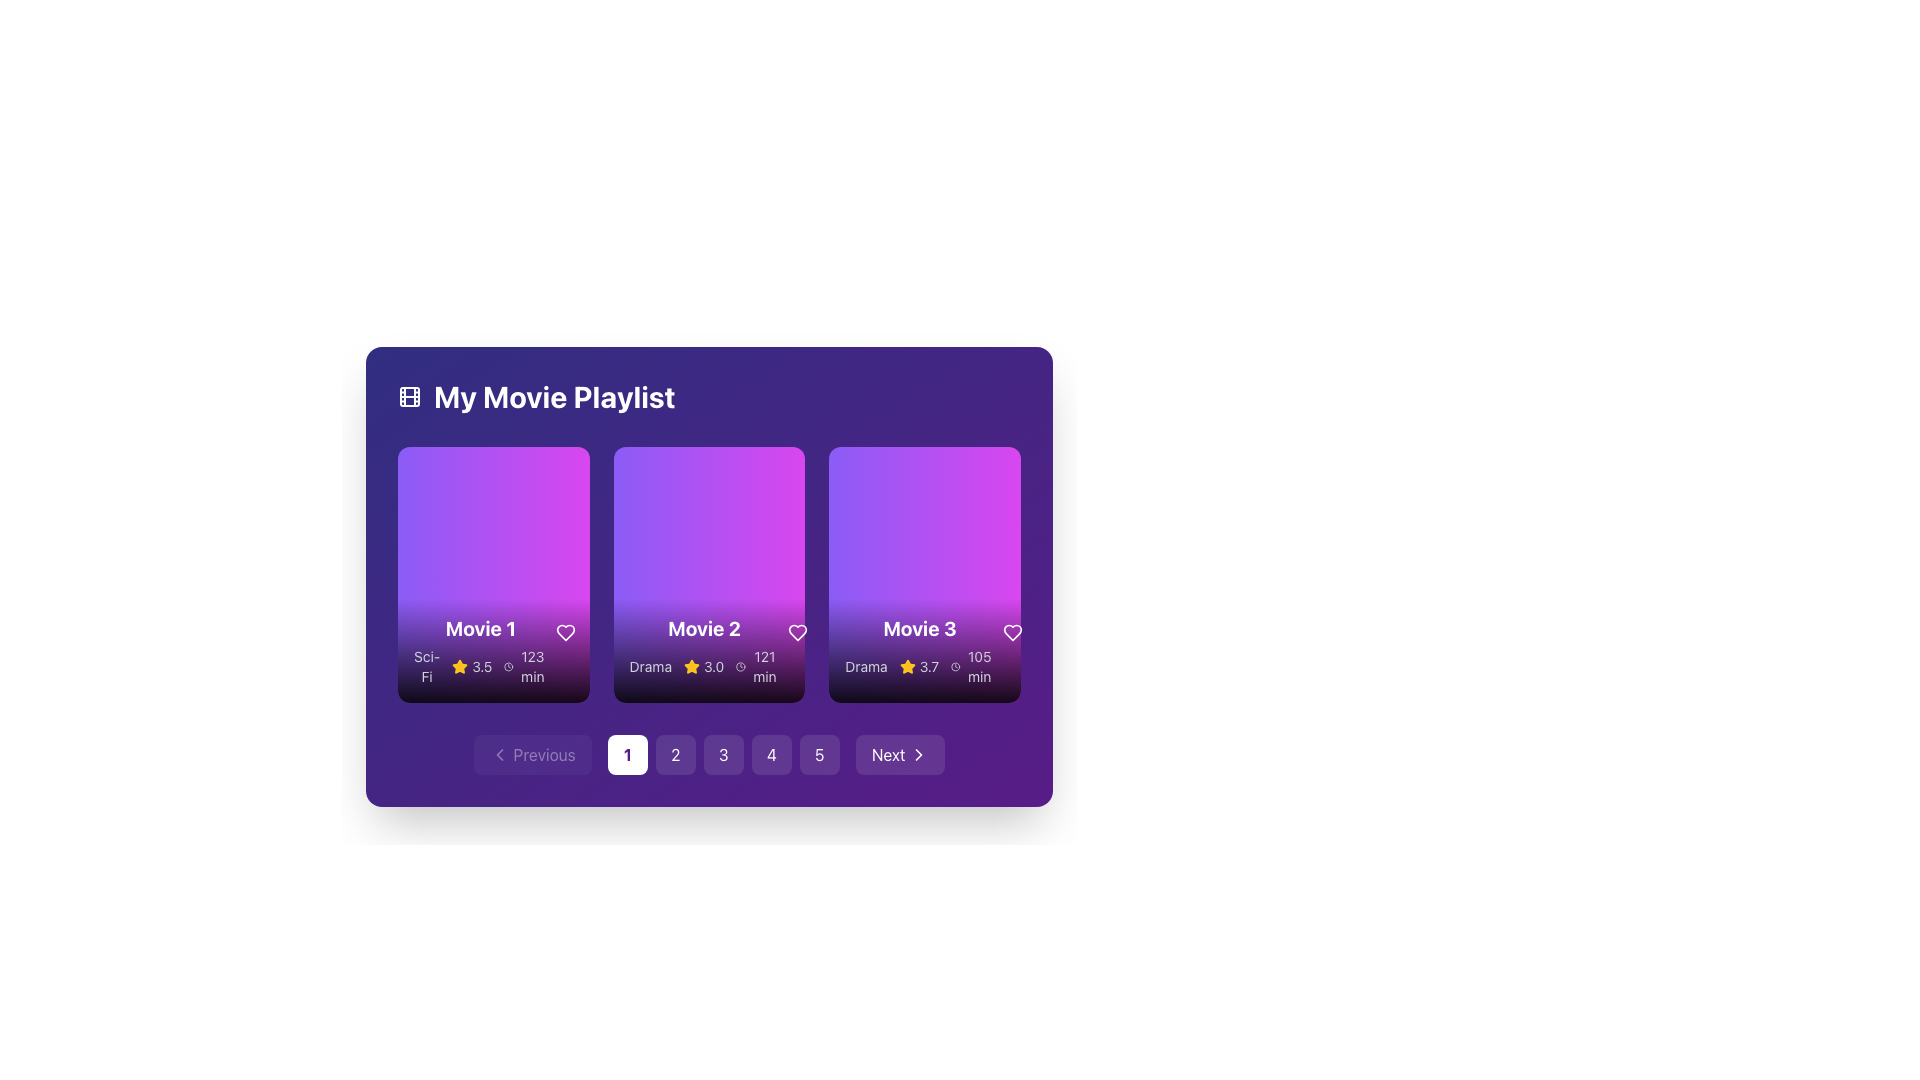 This screenshot has width=1920, height=1080. Describe the element at coordinates (691, 667) in the screenshot. I see `the rating icon representing a movie rating of '3.0' located in the rating section of the second card in the movie playlist grid` at that location.